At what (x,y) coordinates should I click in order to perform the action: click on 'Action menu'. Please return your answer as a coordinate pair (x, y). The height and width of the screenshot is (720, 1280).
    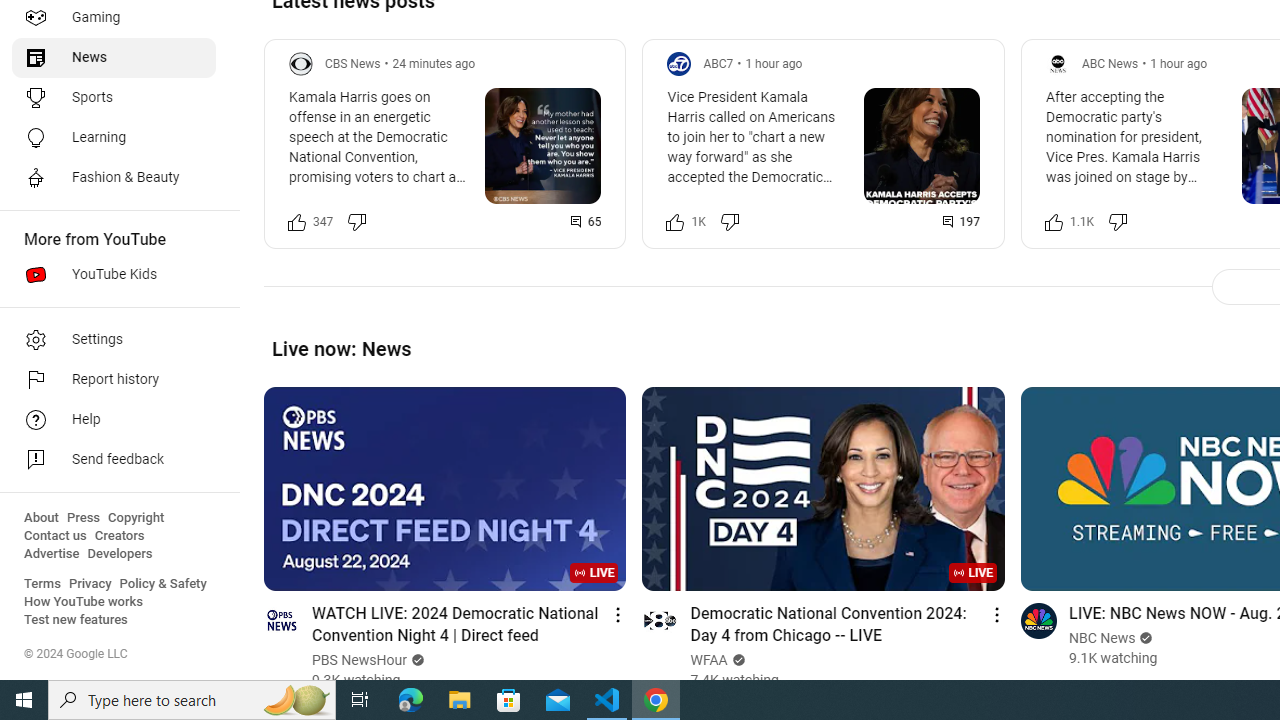
    Looking at the image, I should click on (996, 613).